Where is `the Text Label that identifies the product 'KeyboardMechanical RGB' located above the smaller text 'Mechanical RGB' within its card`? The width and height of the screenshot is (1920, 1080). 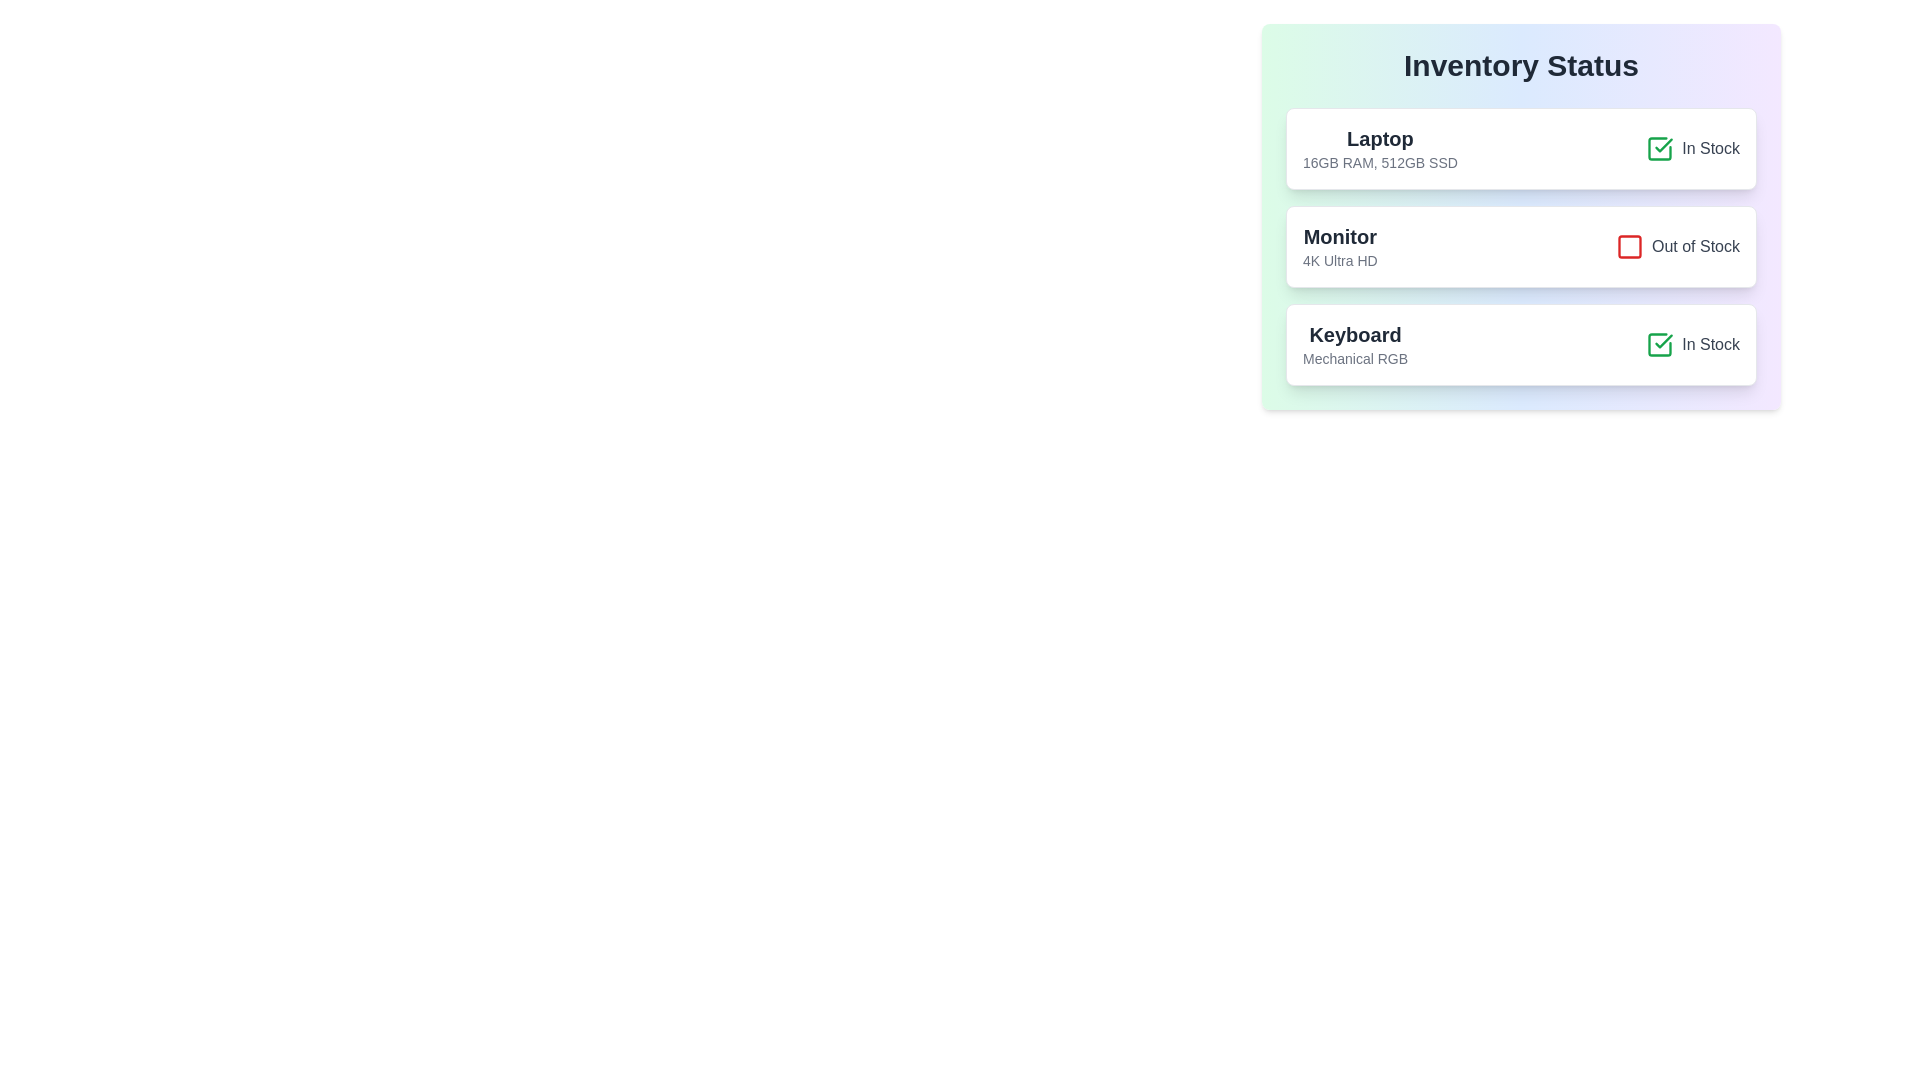 the Text Label that identifies the product 'KeyboardMechanical RGB' located above the smaller text 'Mechanical RGB' within its card is located at coordinates (1355, 334).